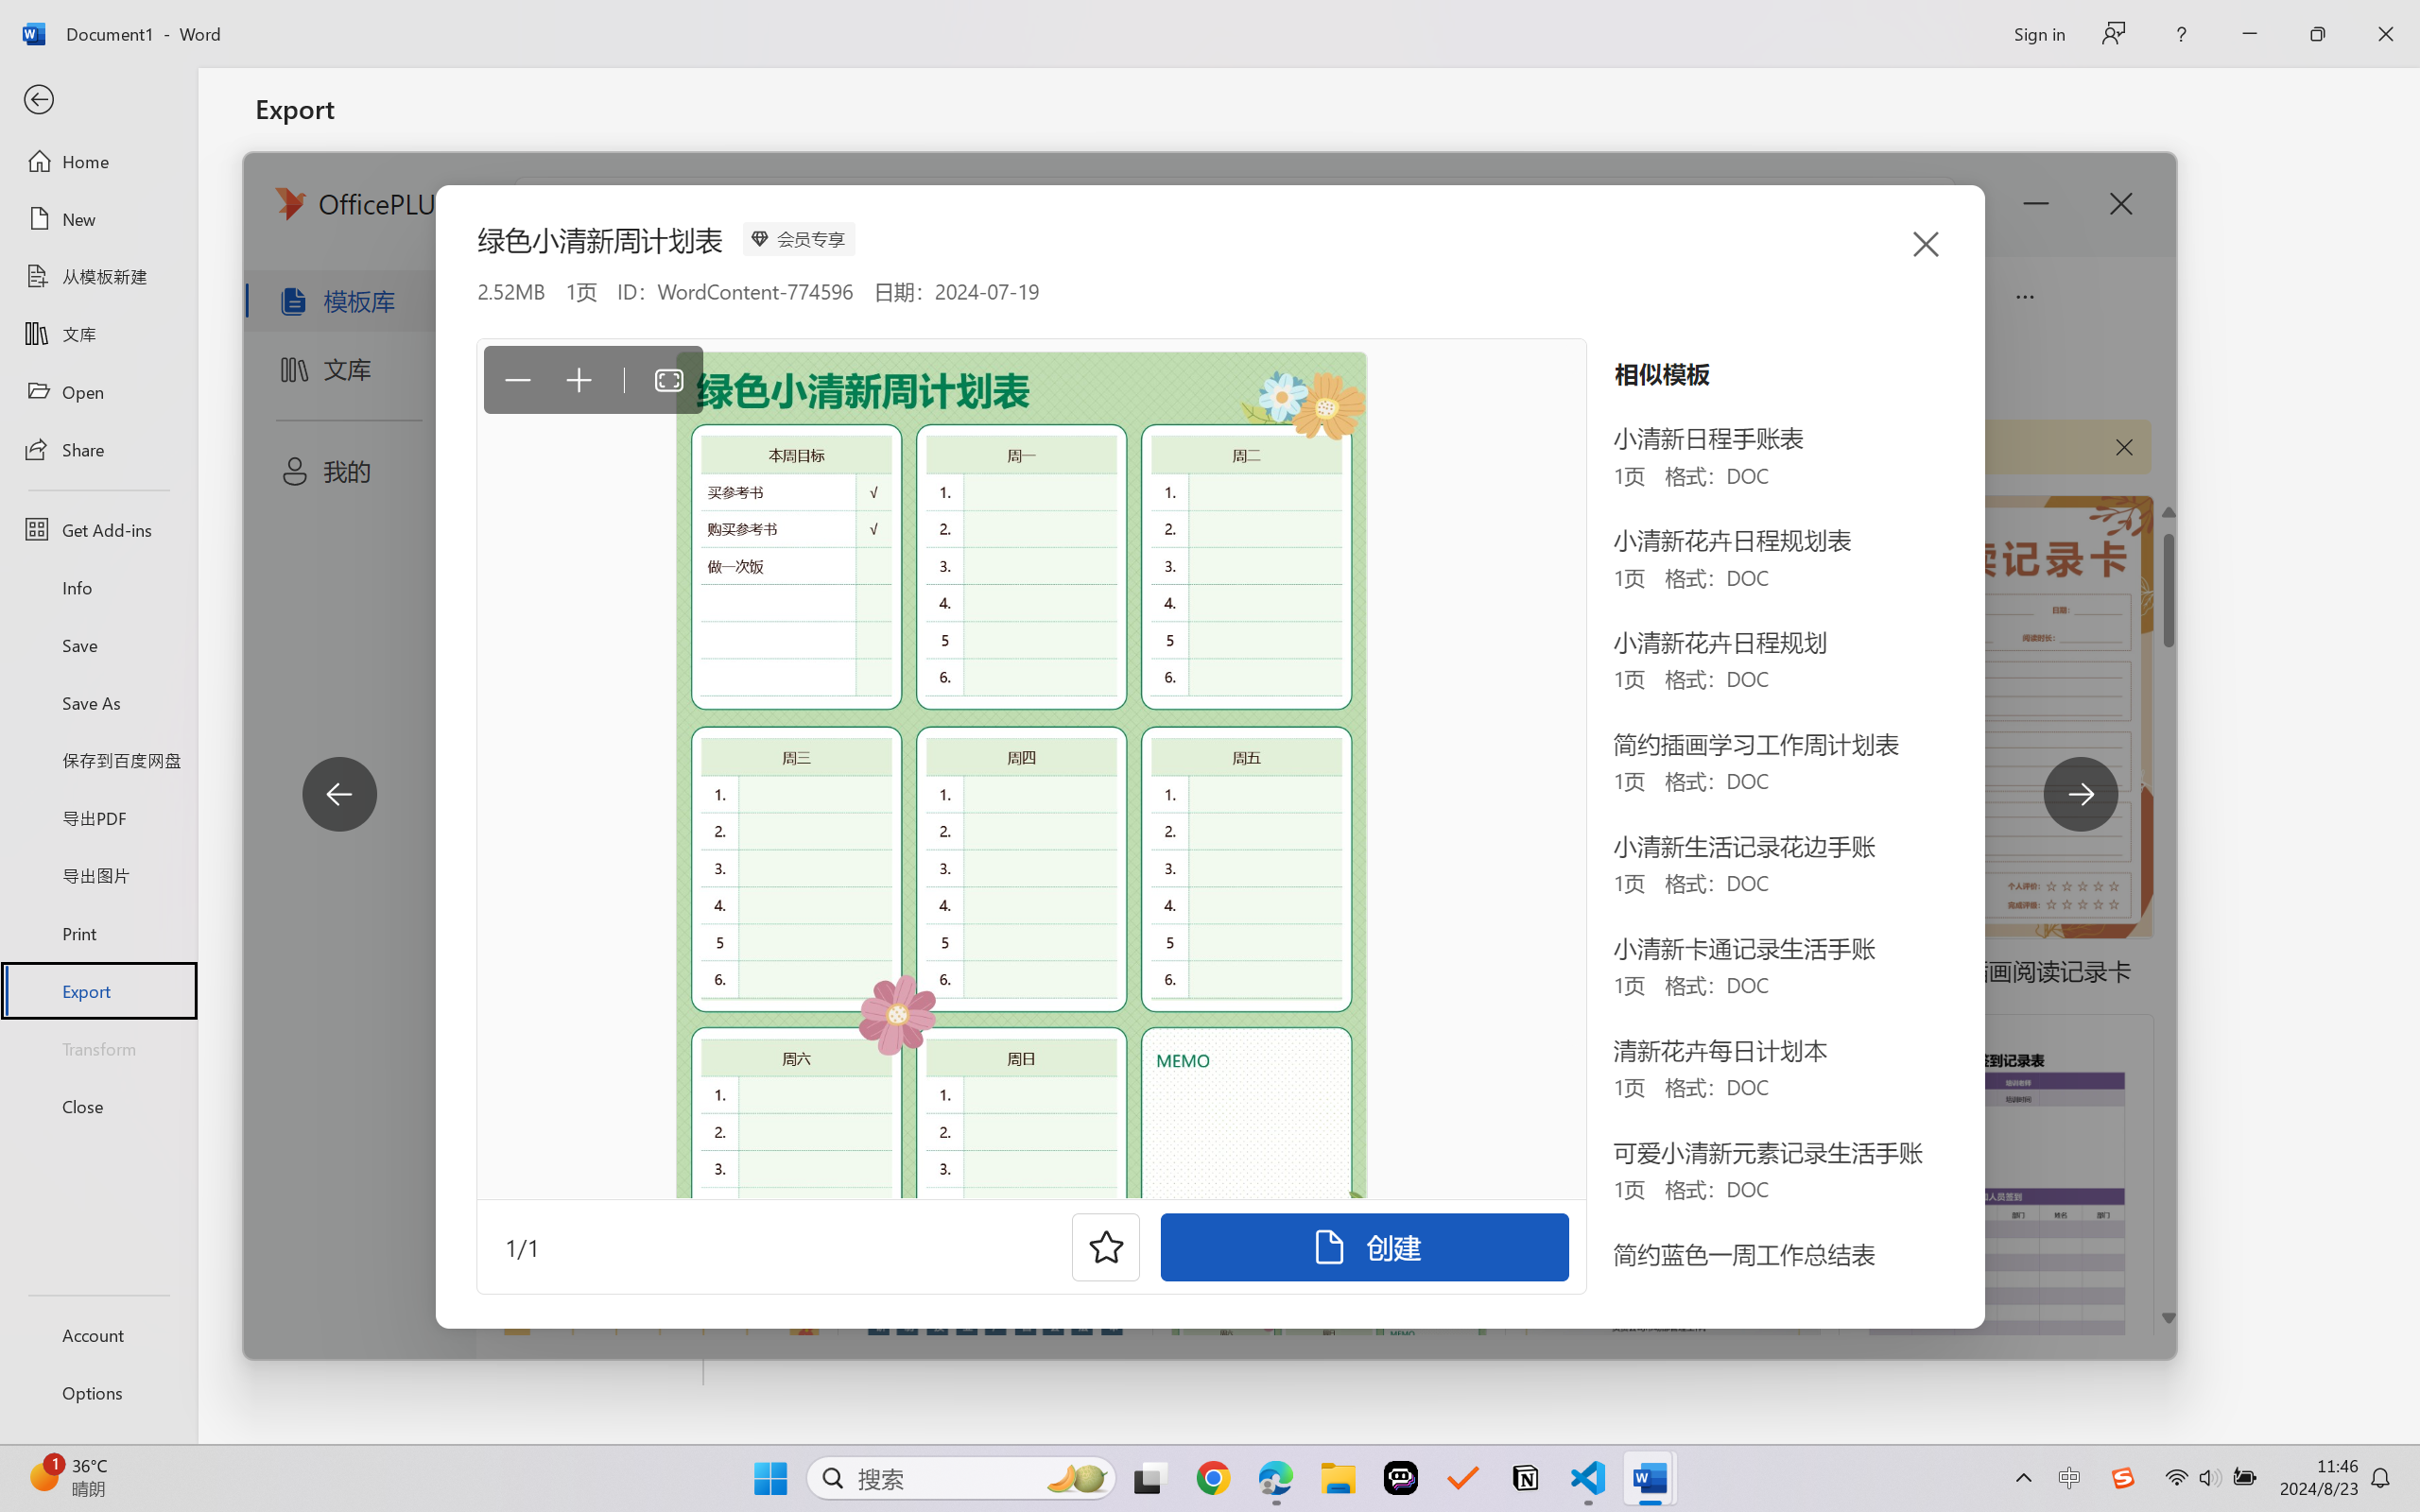 Image resolution: width=2420 pixels, height=1512 pixels. What do you see at coordinates (97, 528) in the screenshot?
I see `'Get Add-ins'` at bounding box center [97, 528].